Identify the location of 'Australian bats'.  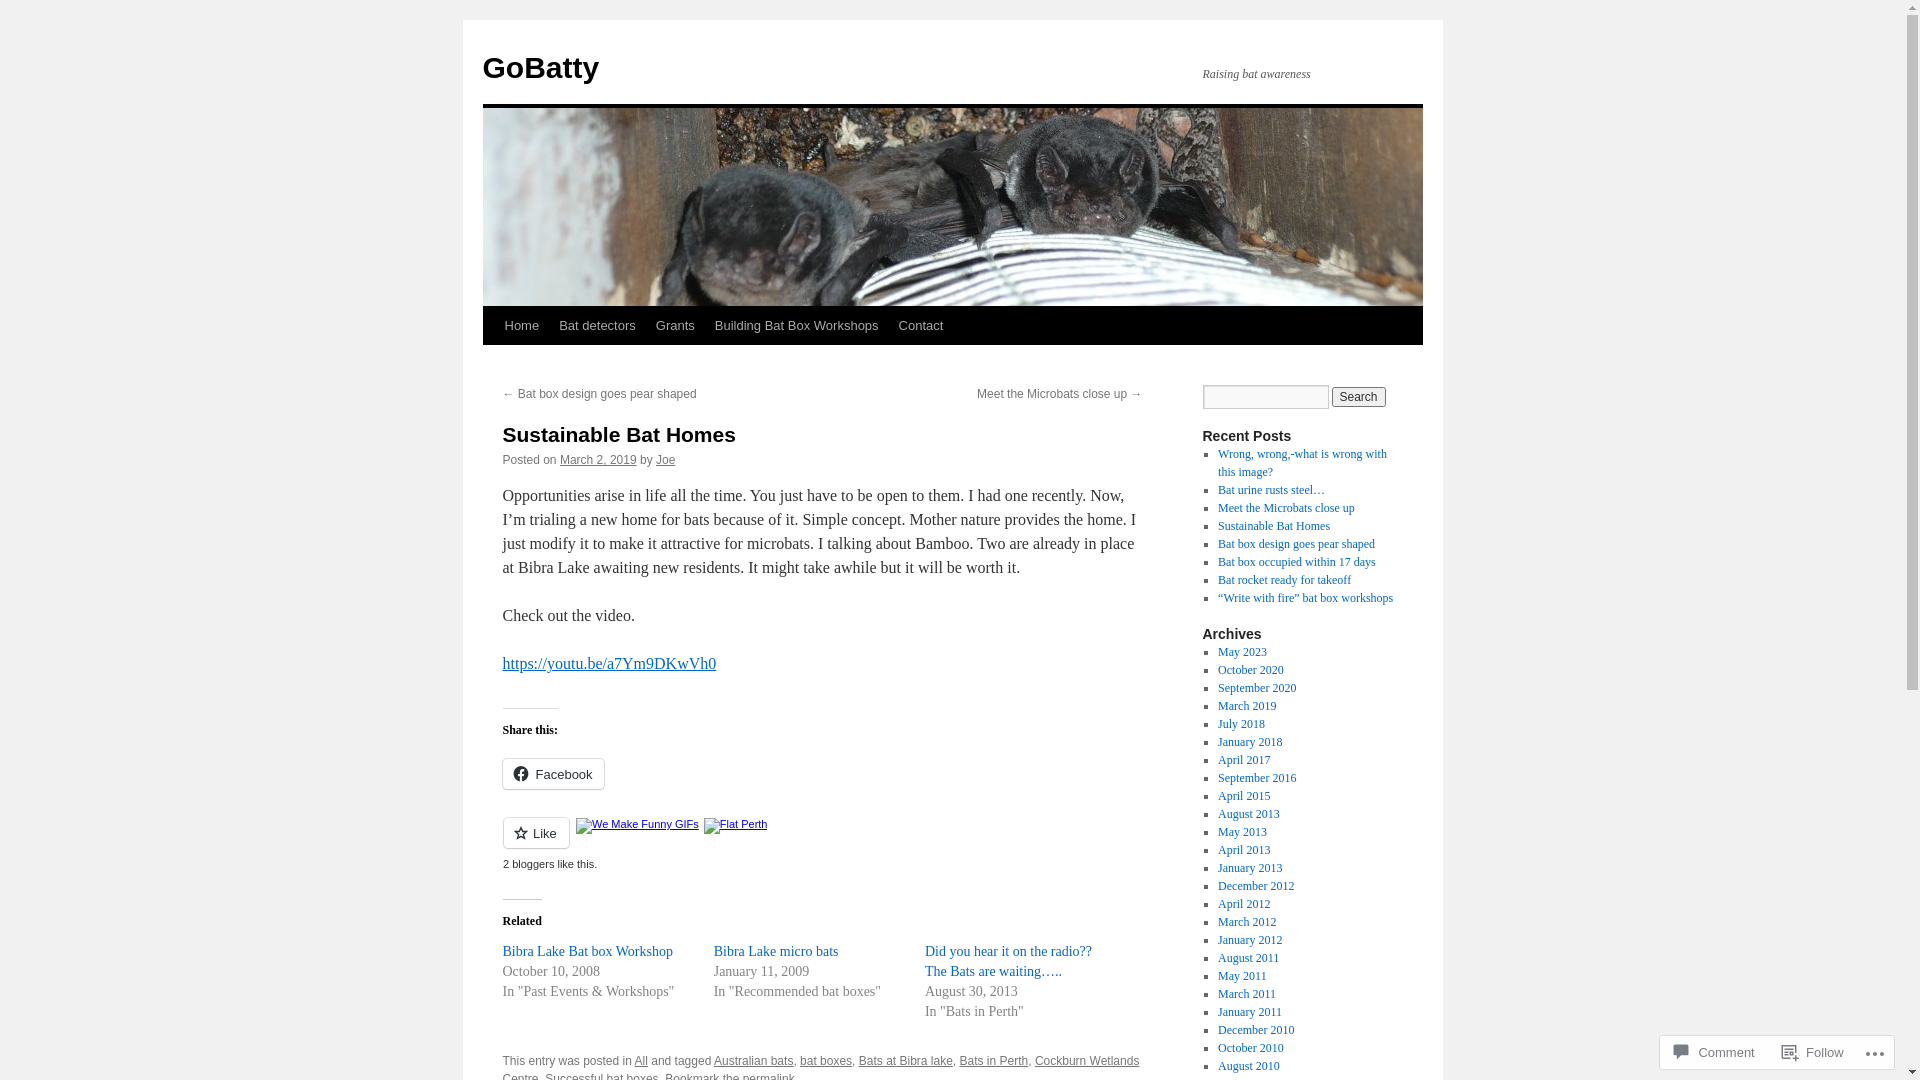
(752, 1059).